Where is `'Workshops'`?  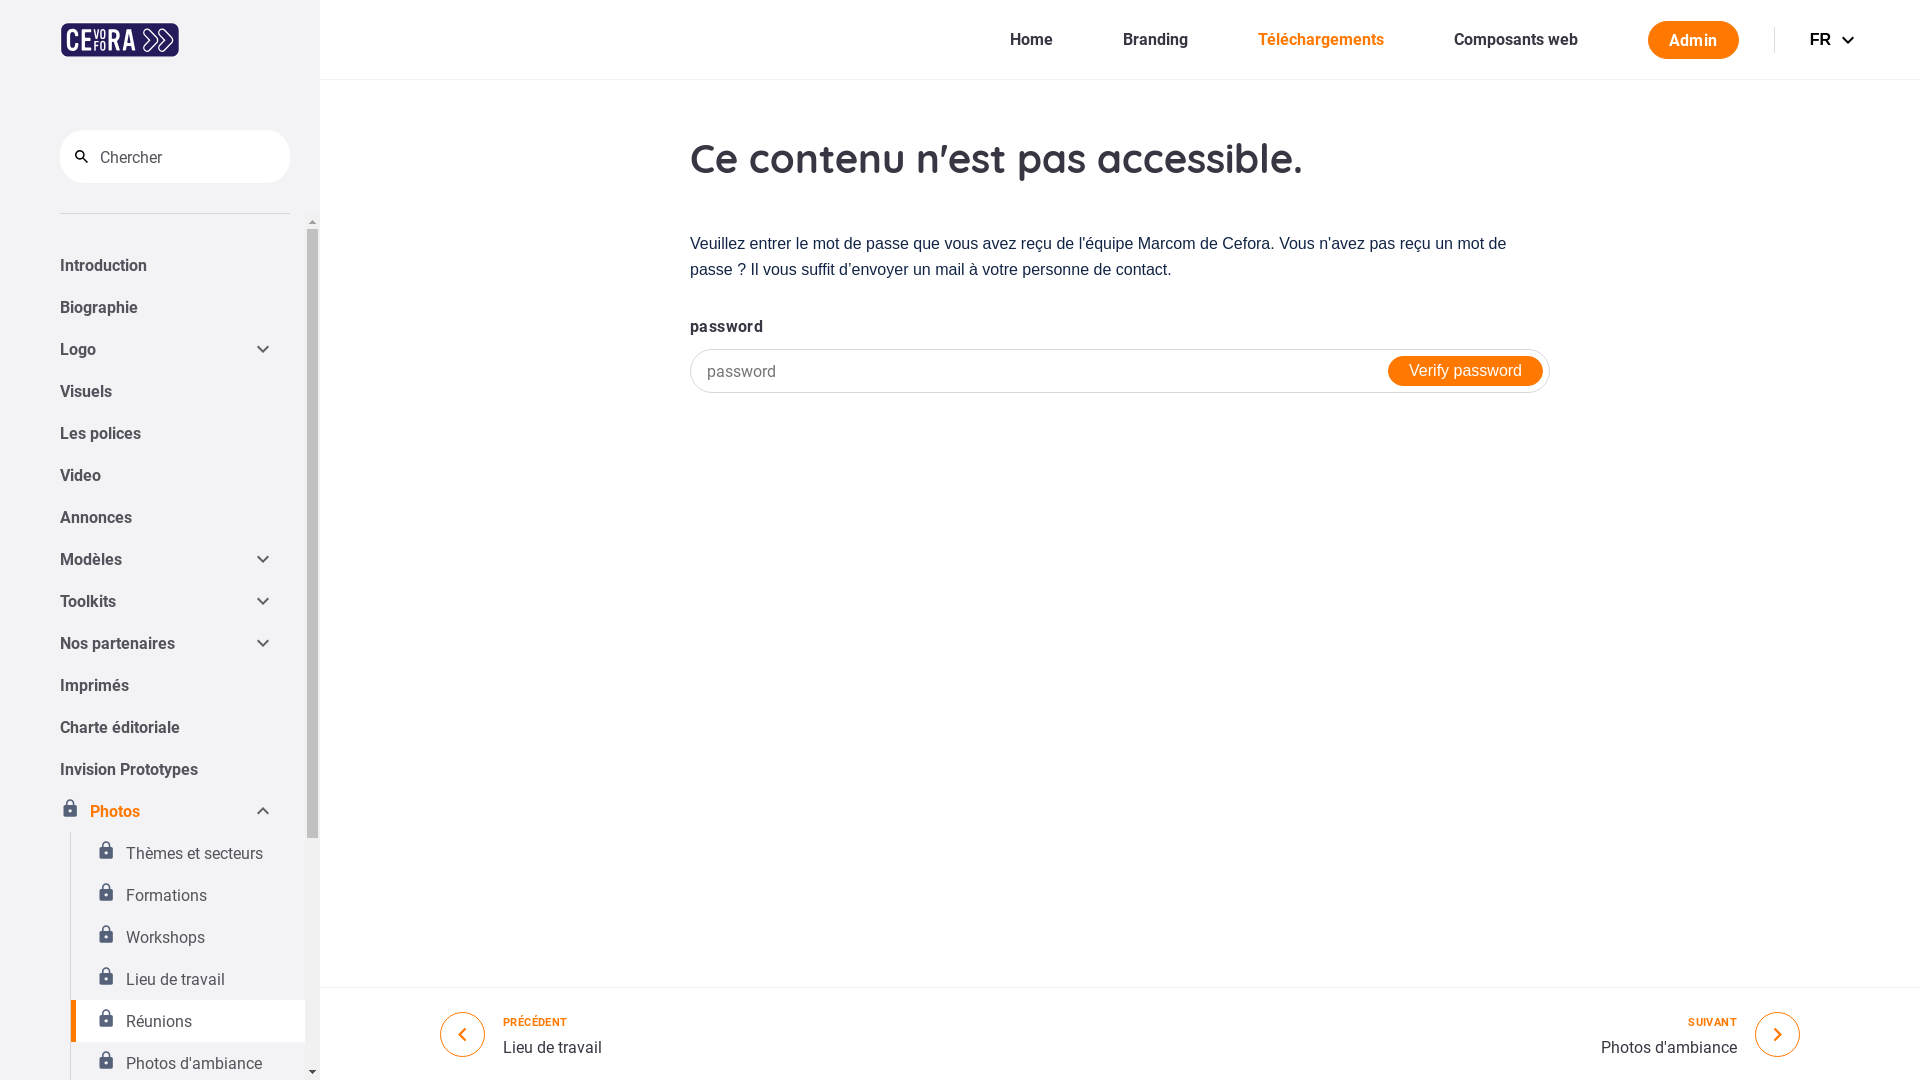 'Workshops' is located at coordinates (187, 937).